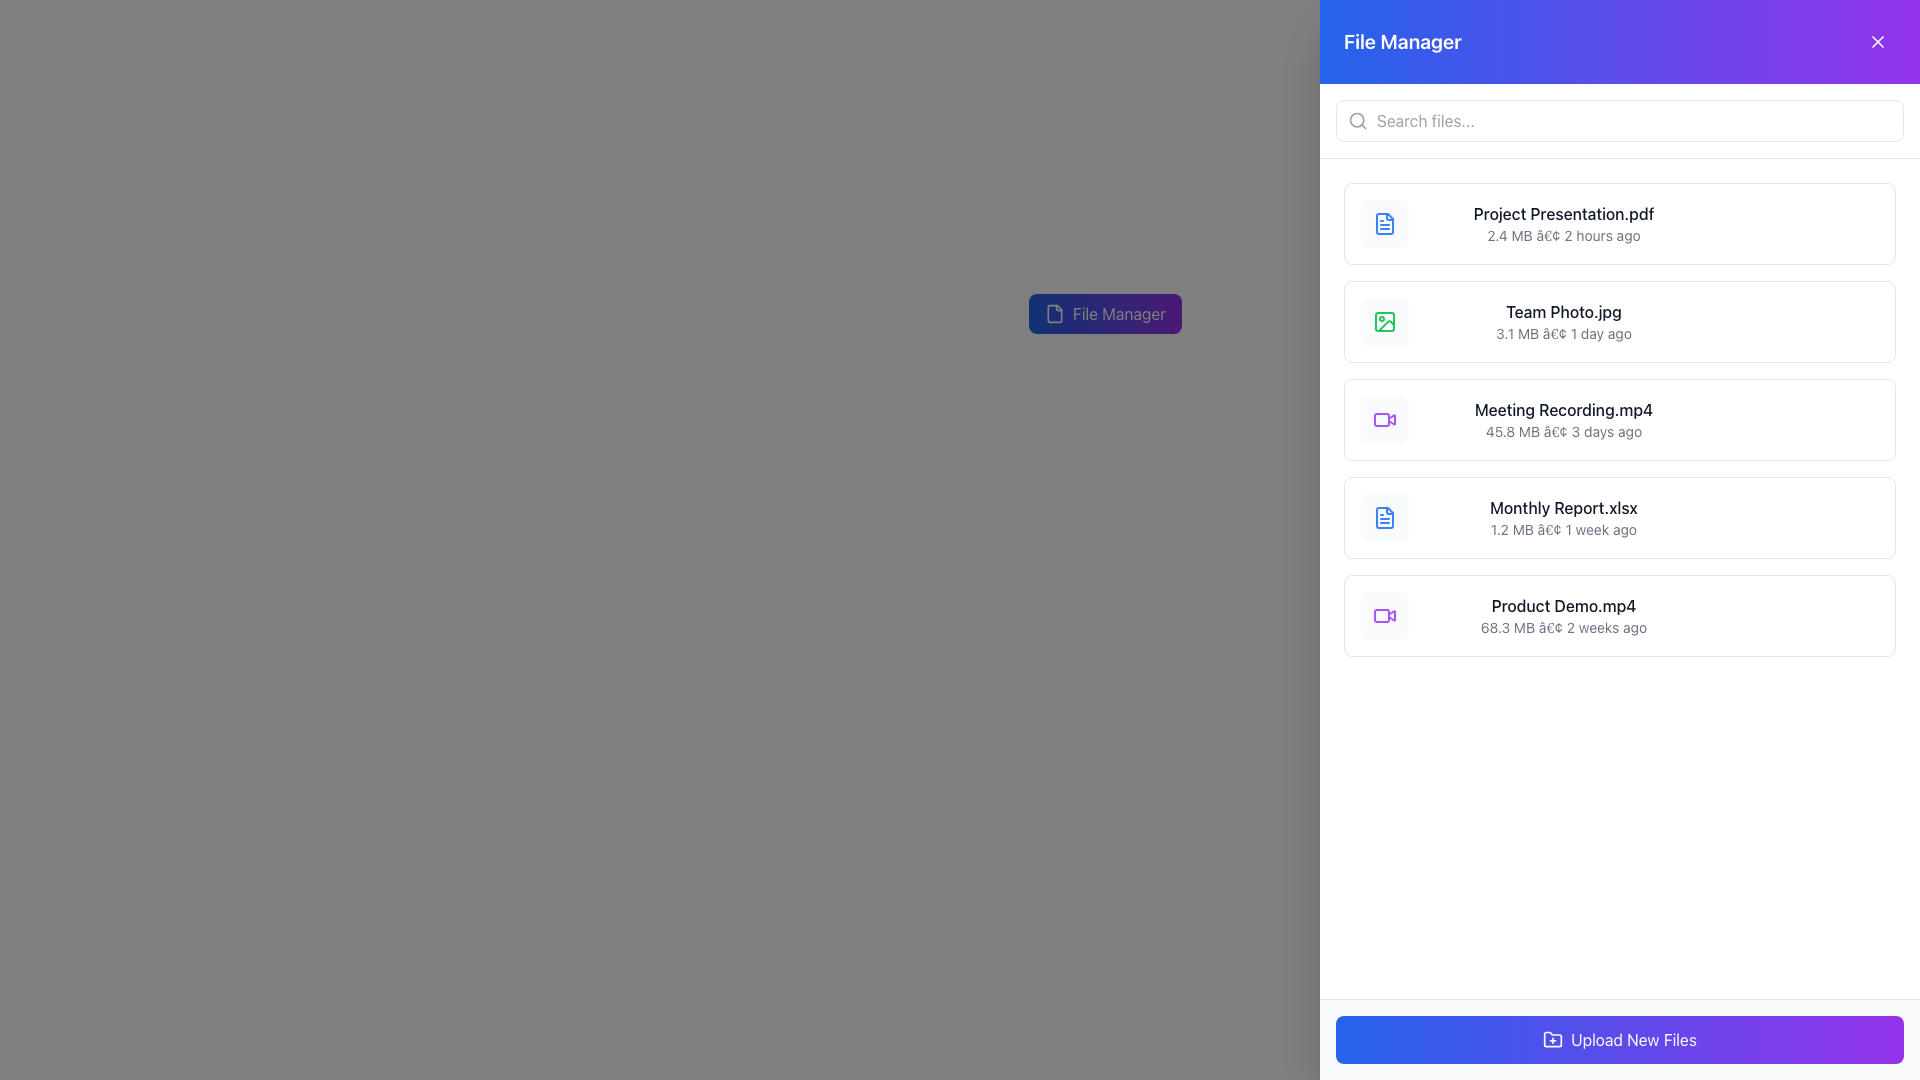 Image resolution: width=1920 pixels, height=1080 pixels. What do you see at coordinates (1563, 408) in the screenshot?
I see `the static text label displaying the file name 'Meeting Recording.mp4', which is the third element in the vertically stacked list in the file management interface` at bounding box center [1563, 408].